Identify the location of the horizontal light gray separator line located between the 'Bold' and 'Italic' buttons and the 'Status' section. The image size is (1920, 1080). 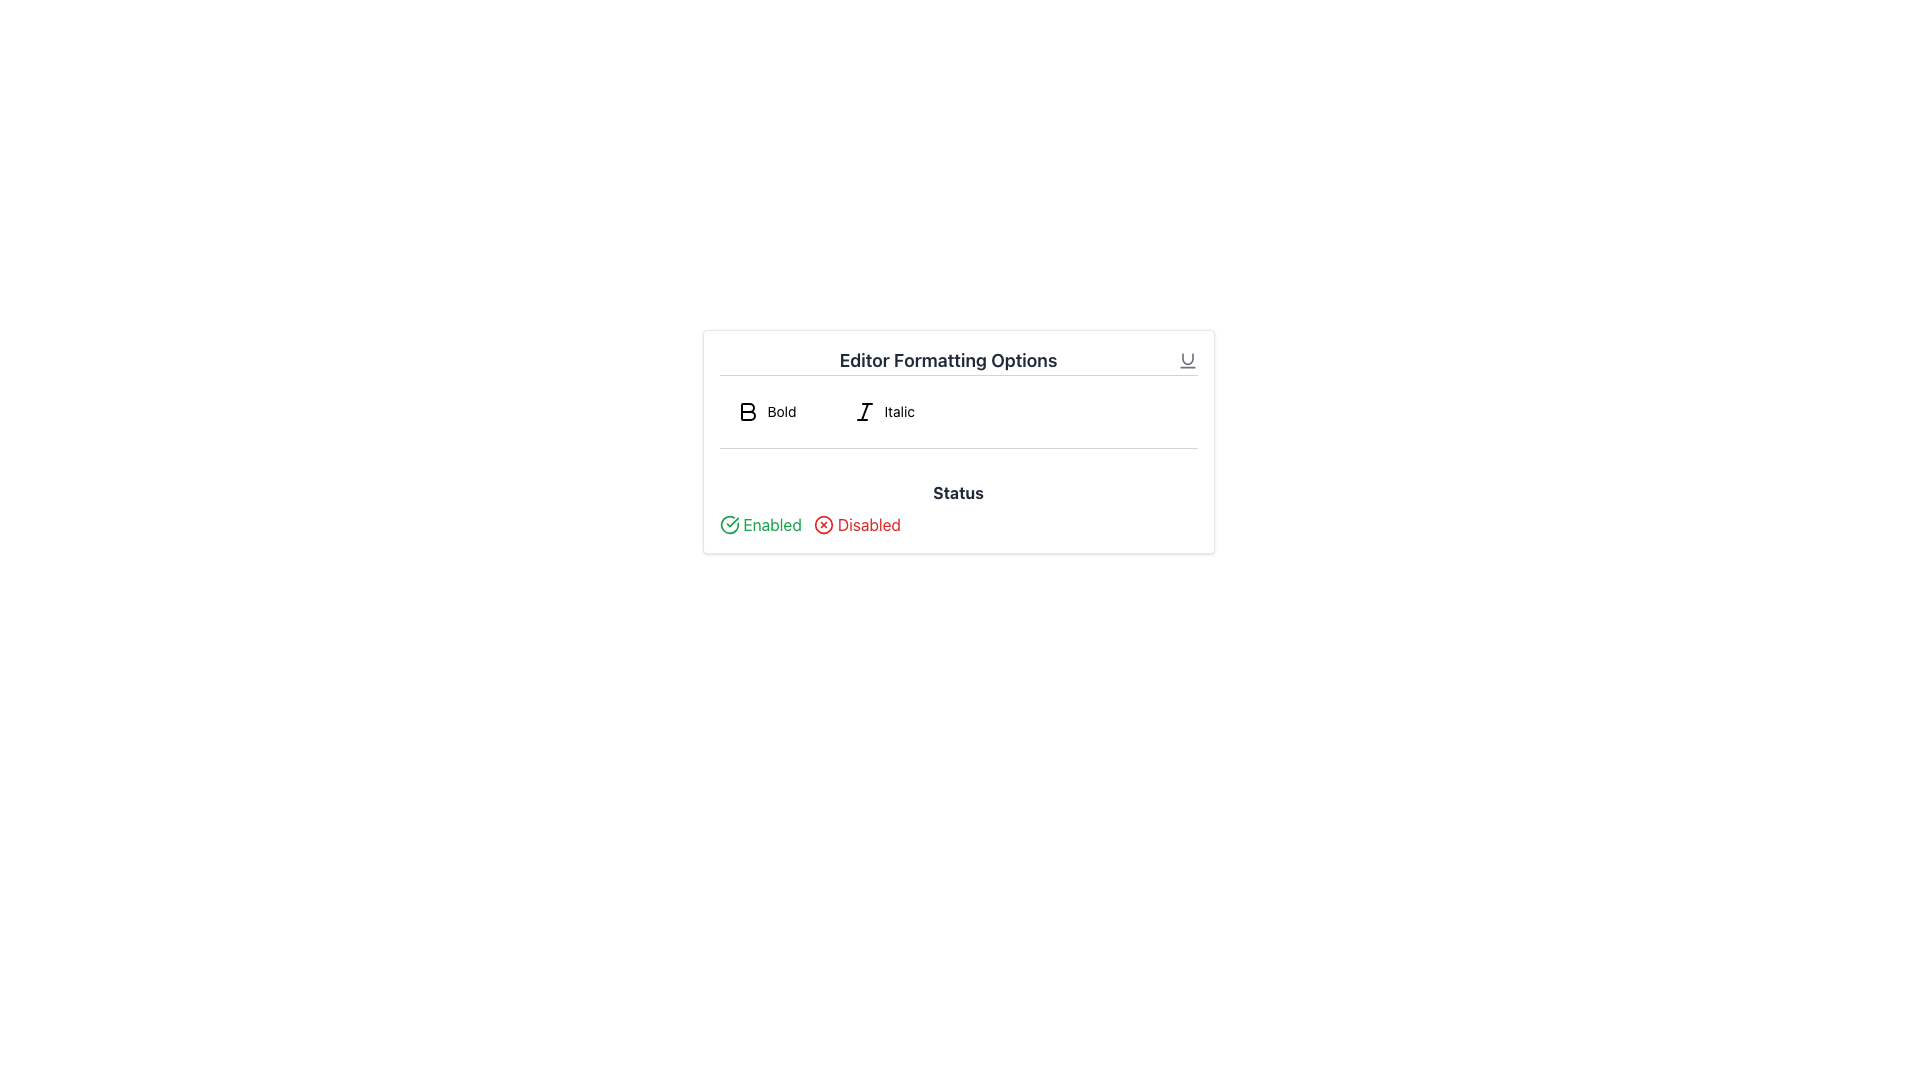
(957, 447).